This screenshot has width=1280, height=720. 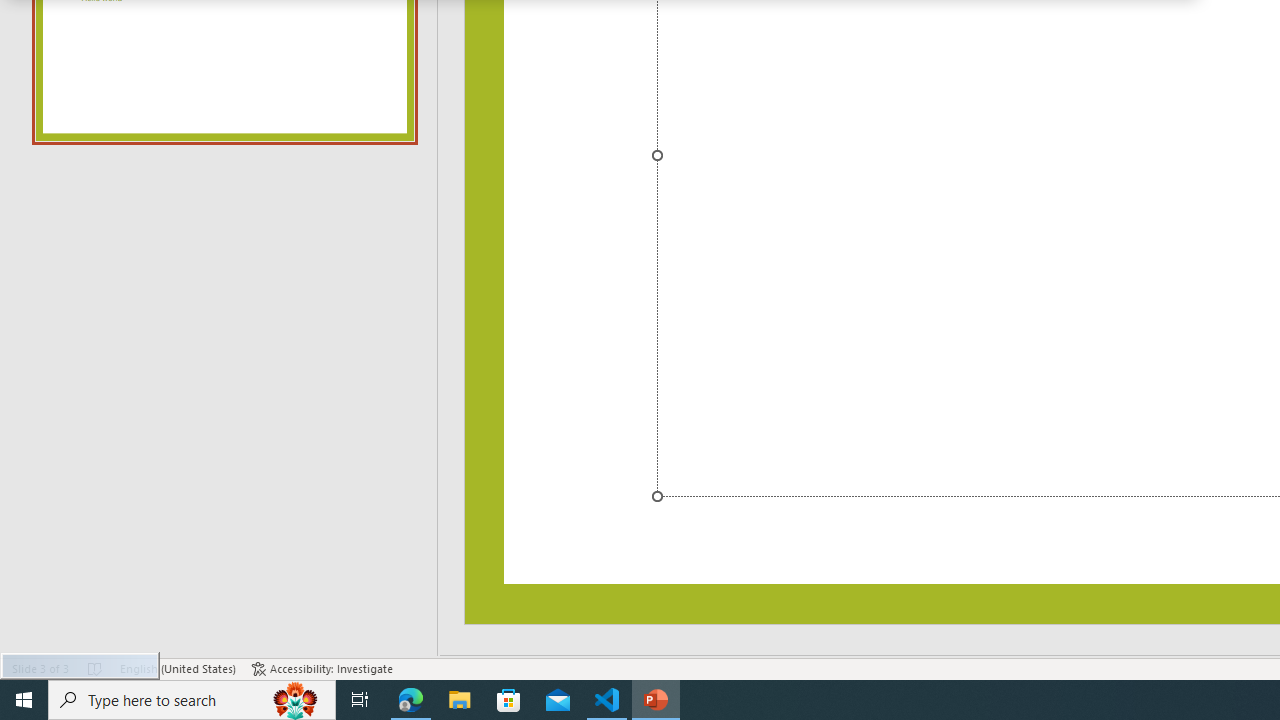 I want to click on 'Accessibility Checker Accessibility: Investigate', so click(x=322, y=669).